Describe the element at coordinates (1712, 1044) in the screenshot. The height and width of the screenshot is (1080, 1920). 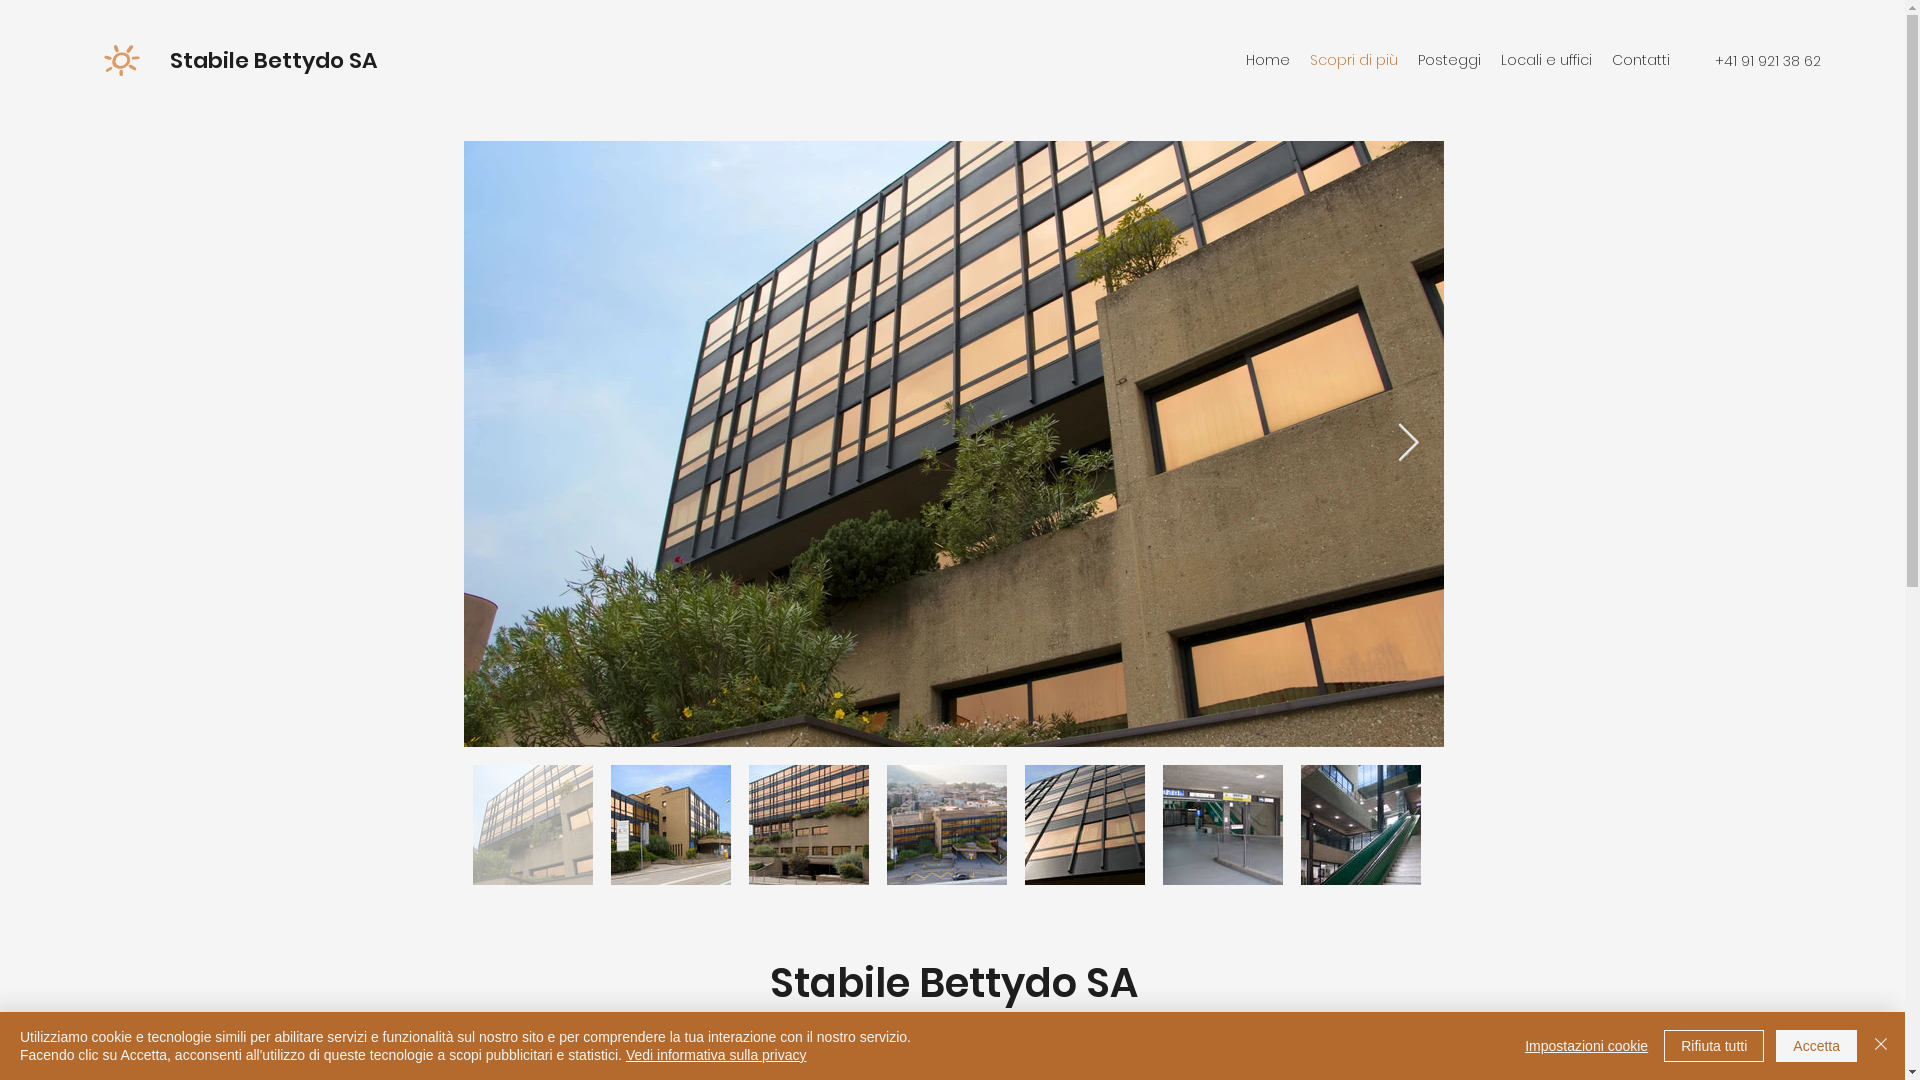
I see `'Rifiuta tutti'` at that location.